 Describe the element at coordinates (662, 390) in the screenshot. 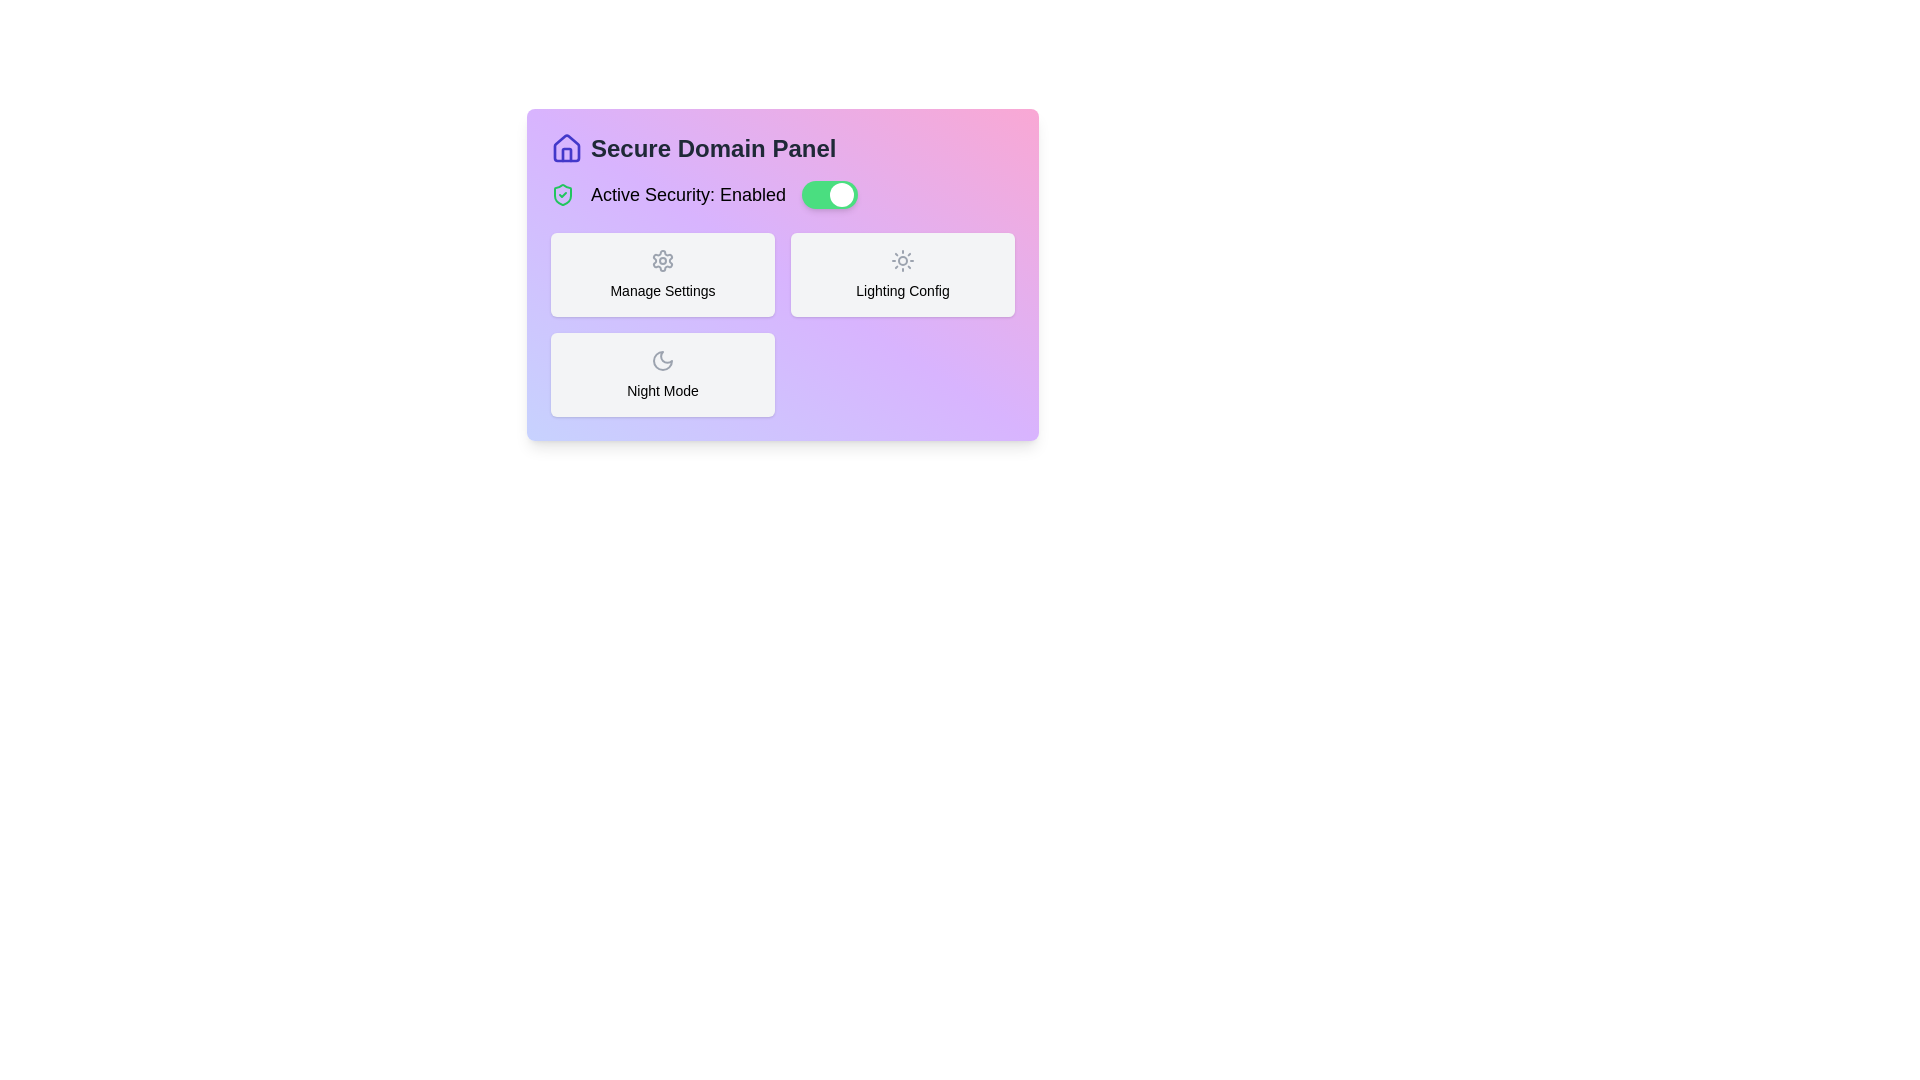

I see `the Text label that describes the button for toggling night or dark mode, located within the 'Secure Domain Panel' beneath the crescent moon icon` at that location.